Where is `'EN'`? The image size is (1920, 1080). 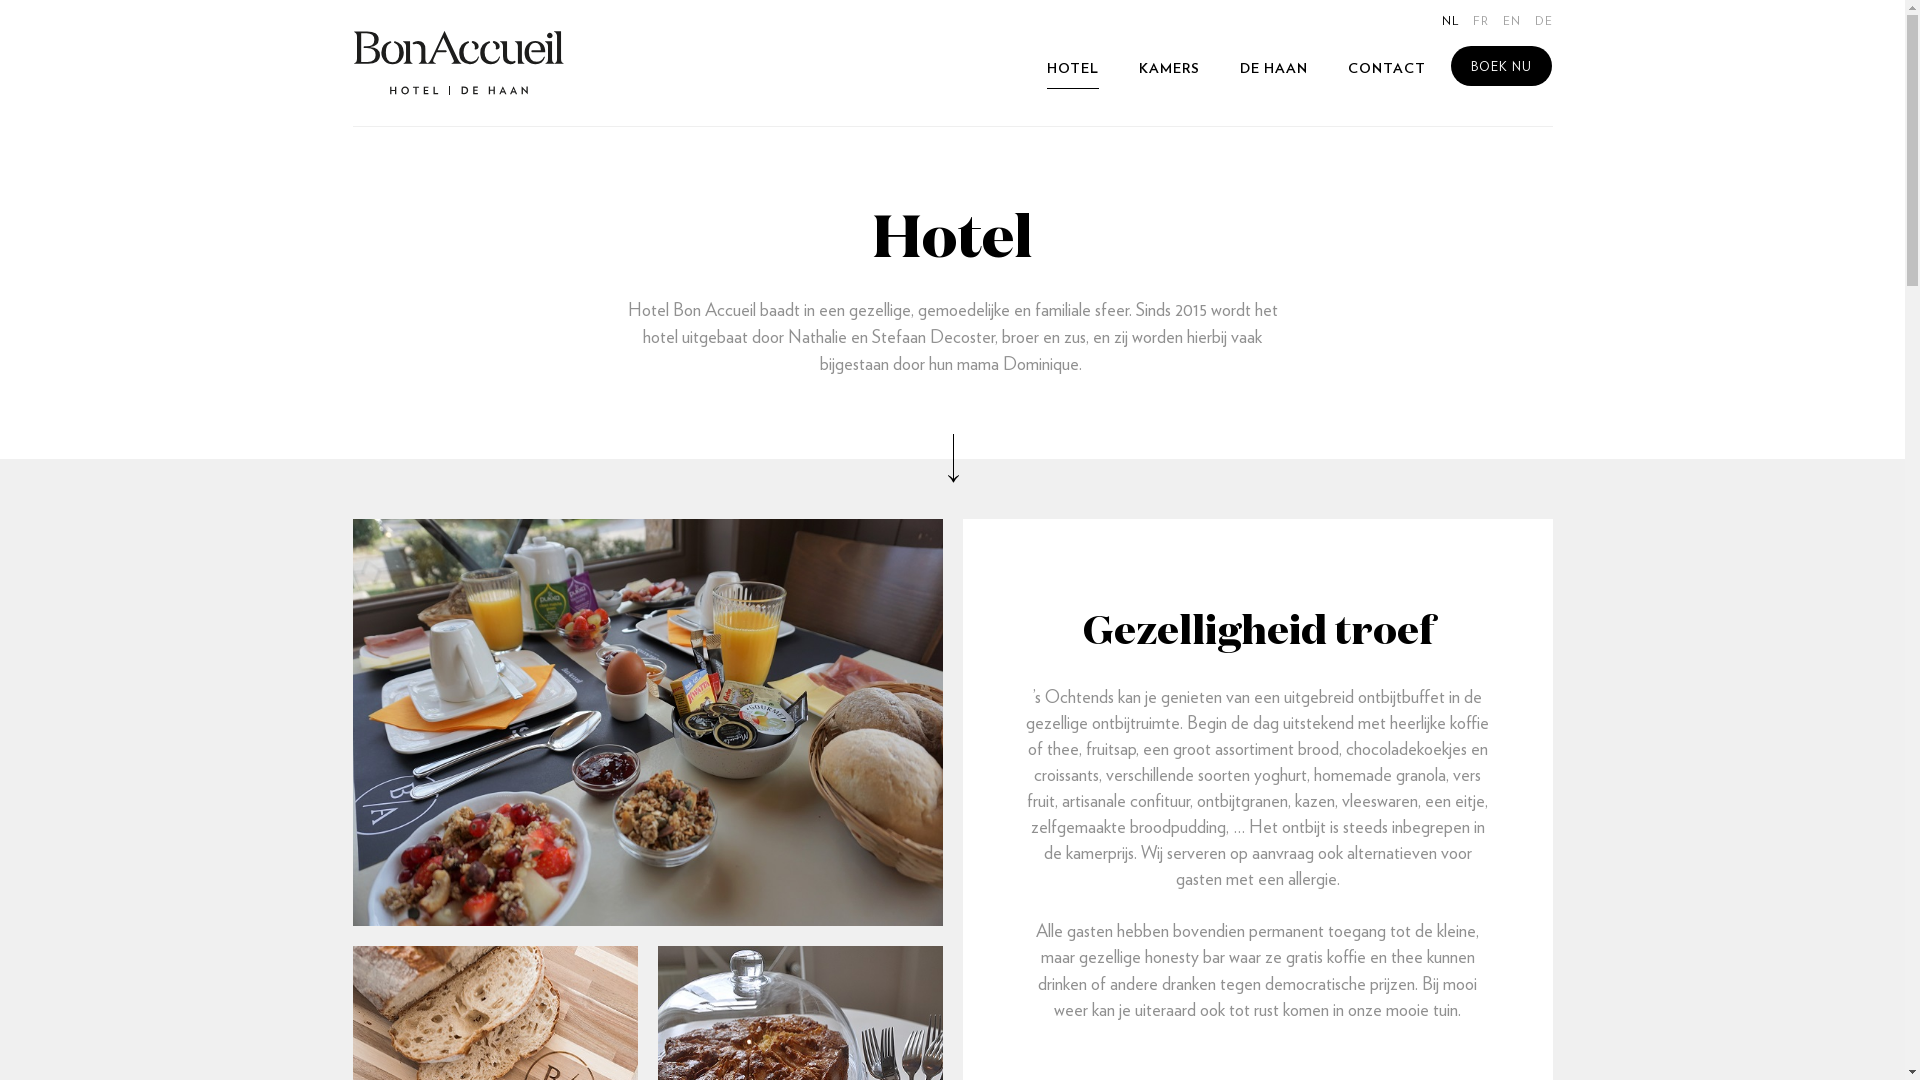
'EN' is located at coordinates (1511, 21).